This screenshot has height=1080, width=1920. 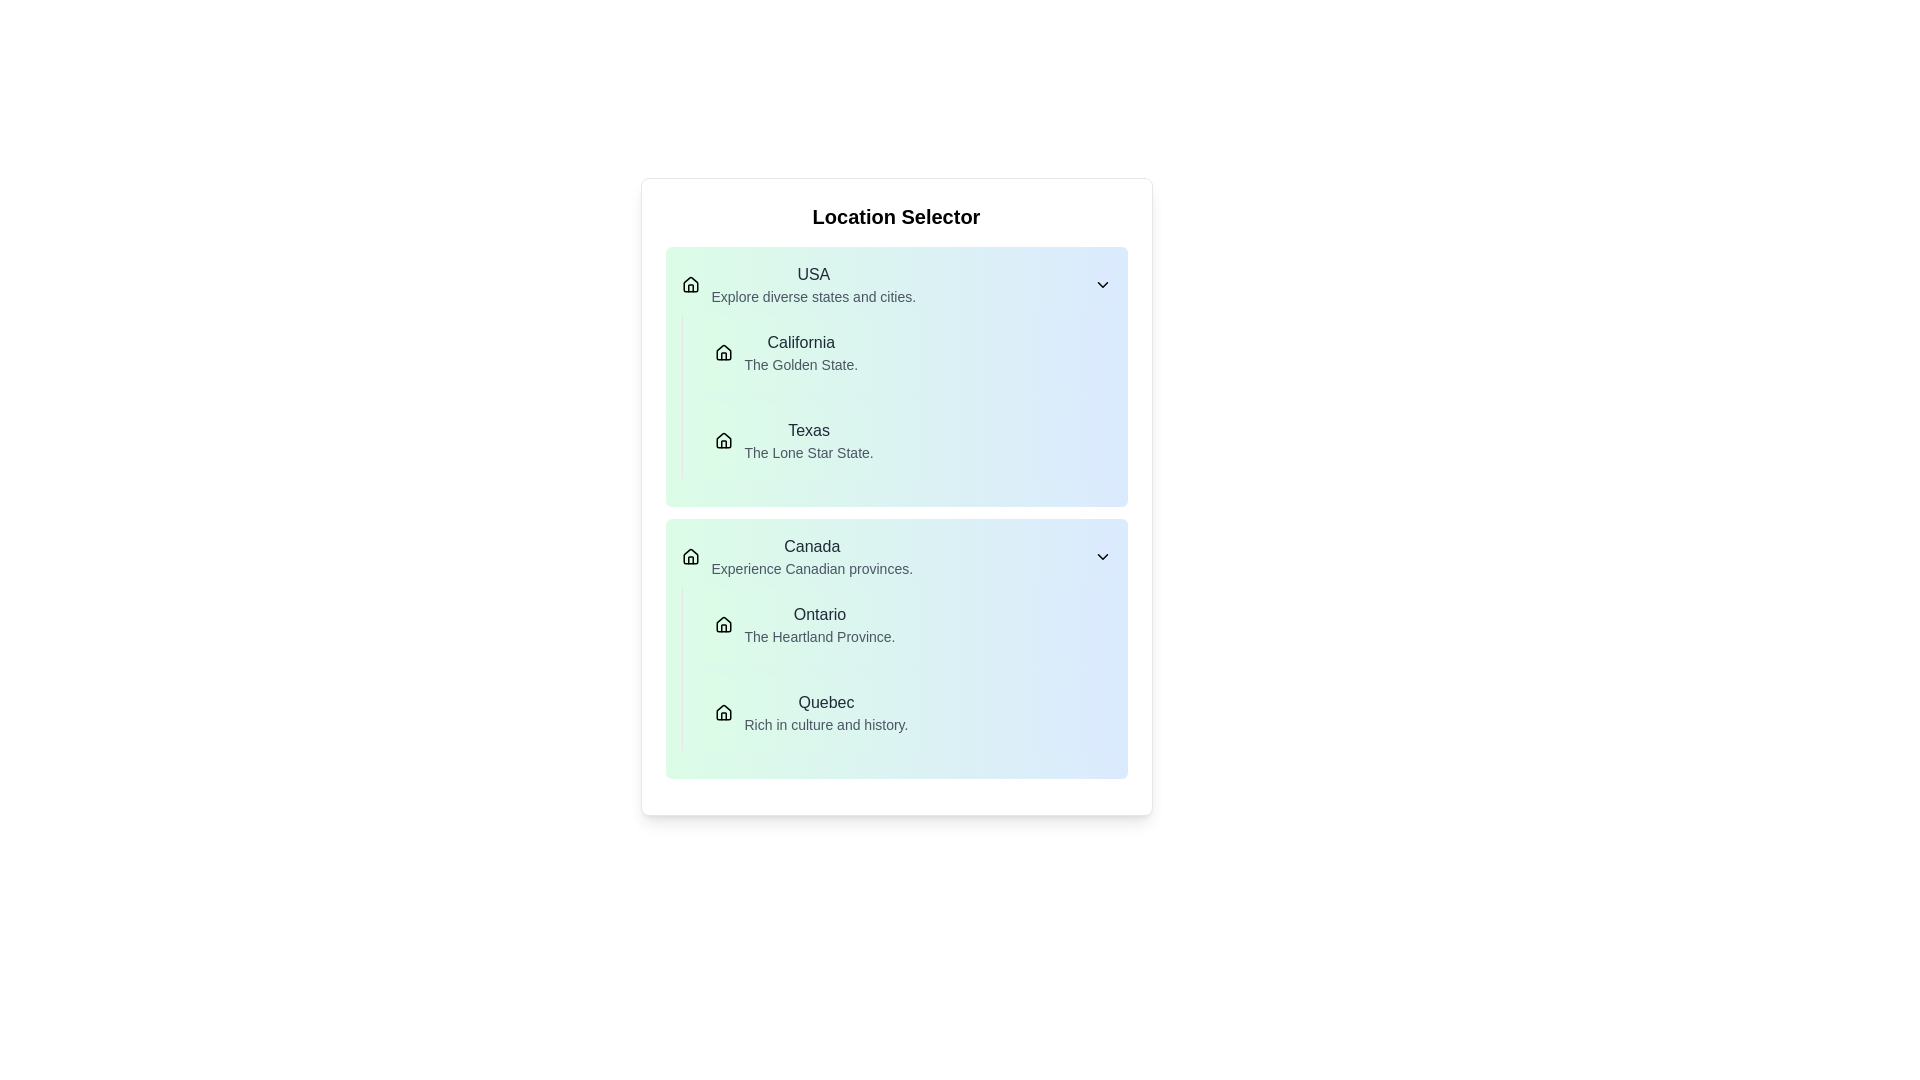 I want to click on the home icon located to the left of the text 'Texas' in the location selector interface, so click(x=722, y=439).